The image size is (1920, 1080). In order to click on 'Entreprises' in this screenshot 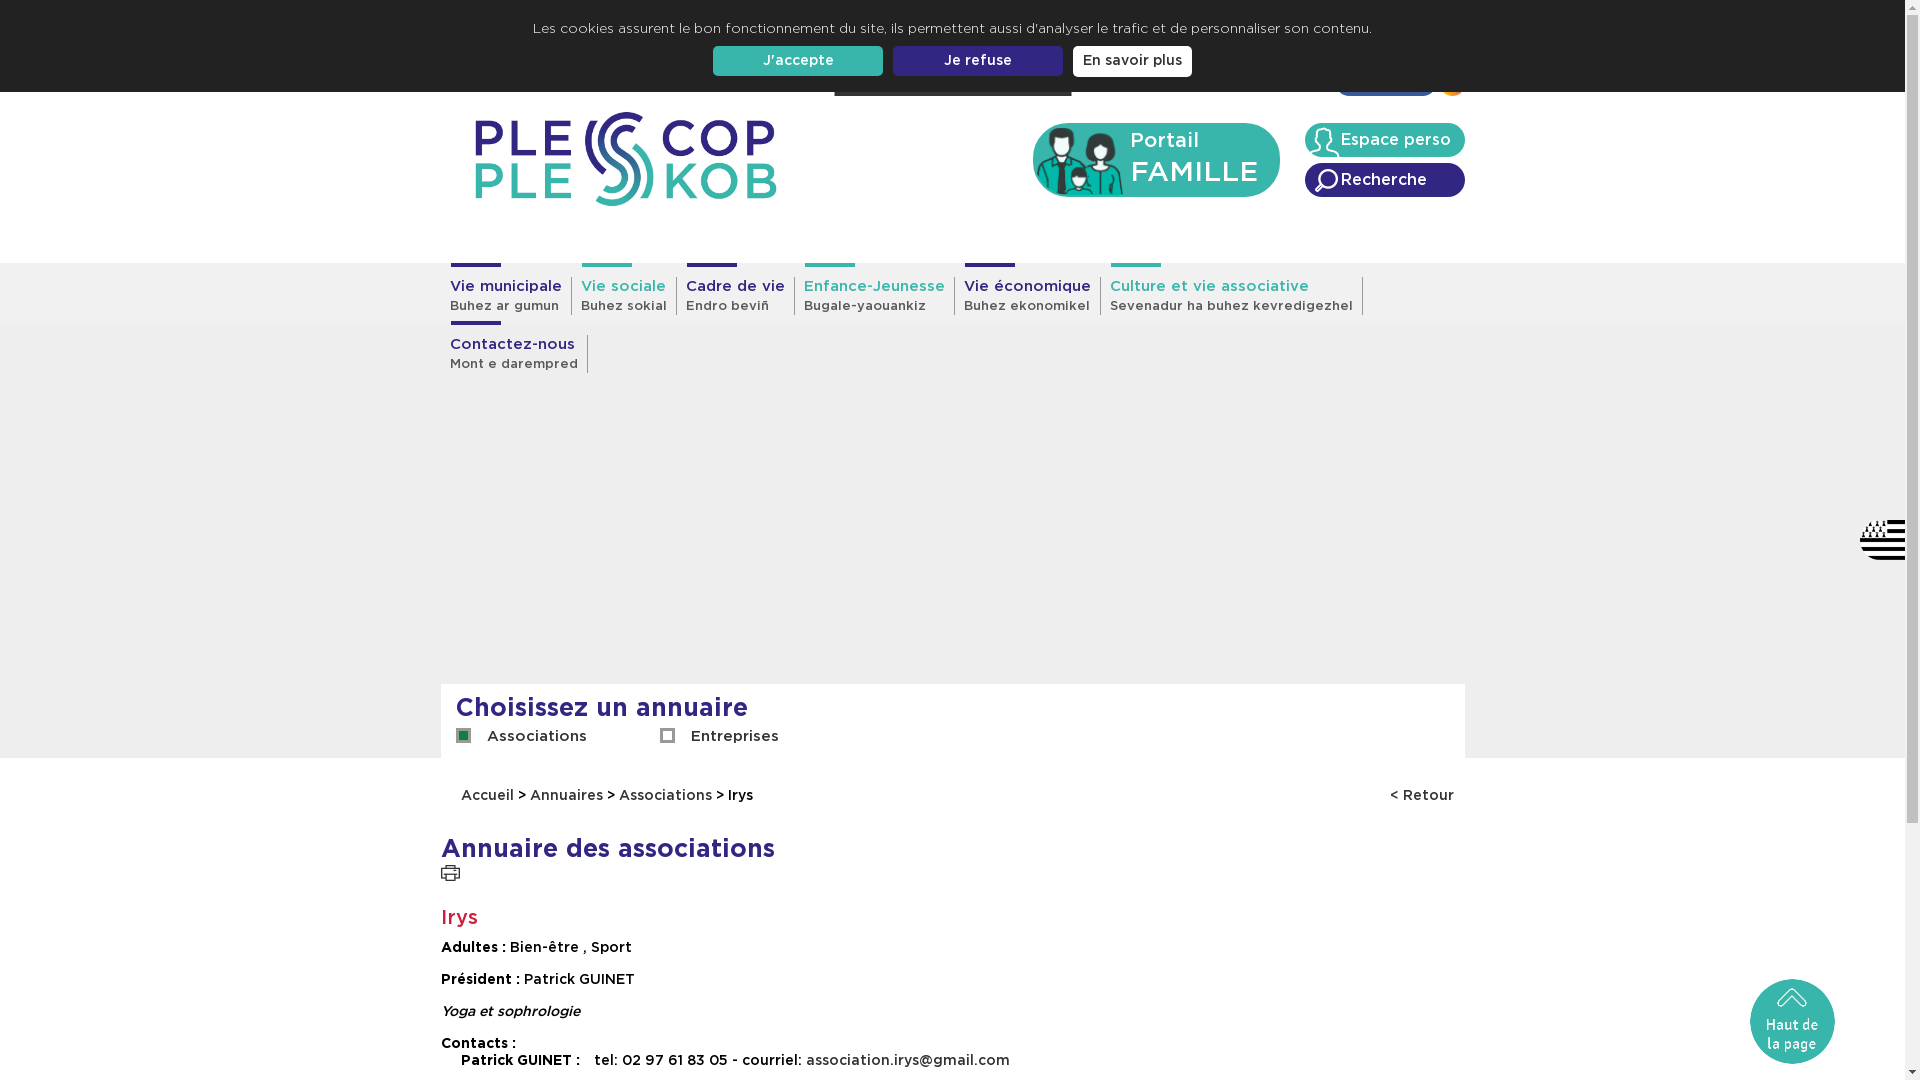, I will do `click(733, 736)`.